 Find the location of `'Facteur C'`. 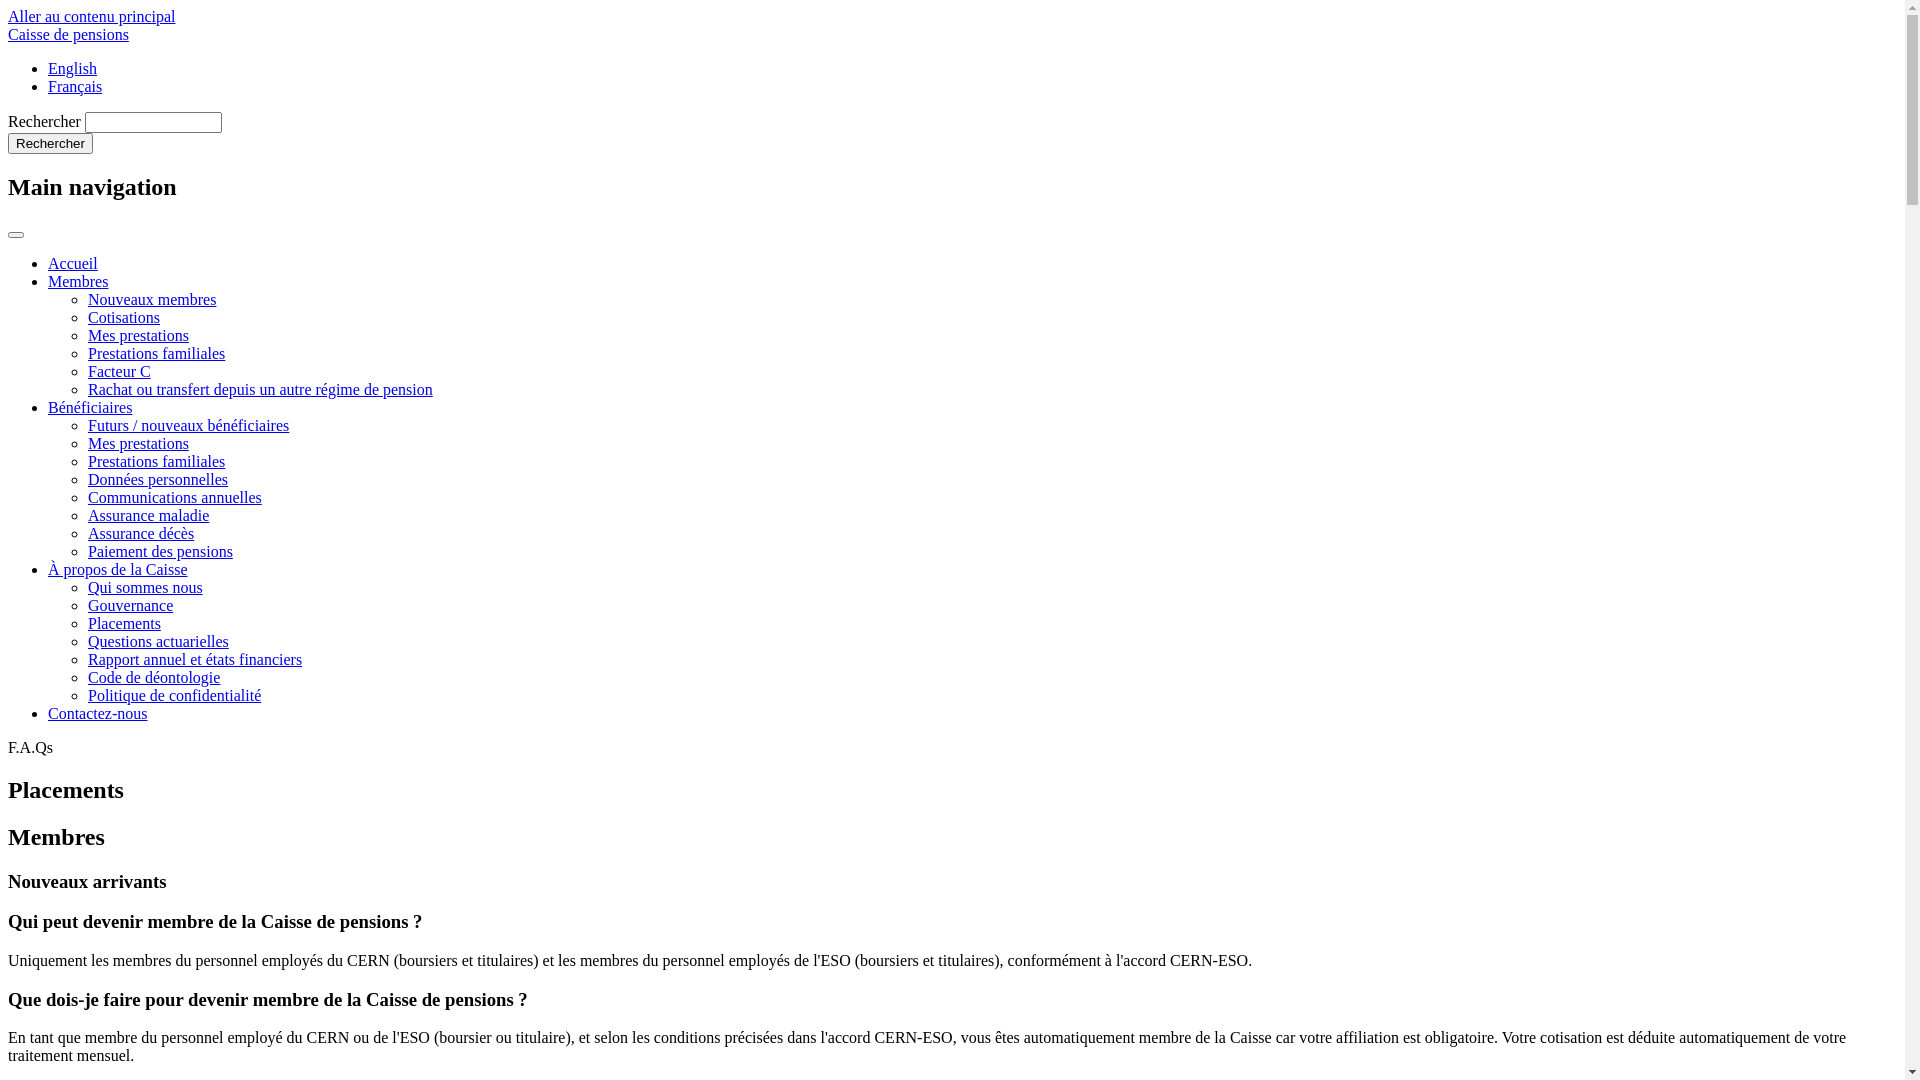

'Facteur C' is located at coordinates (86, 371).